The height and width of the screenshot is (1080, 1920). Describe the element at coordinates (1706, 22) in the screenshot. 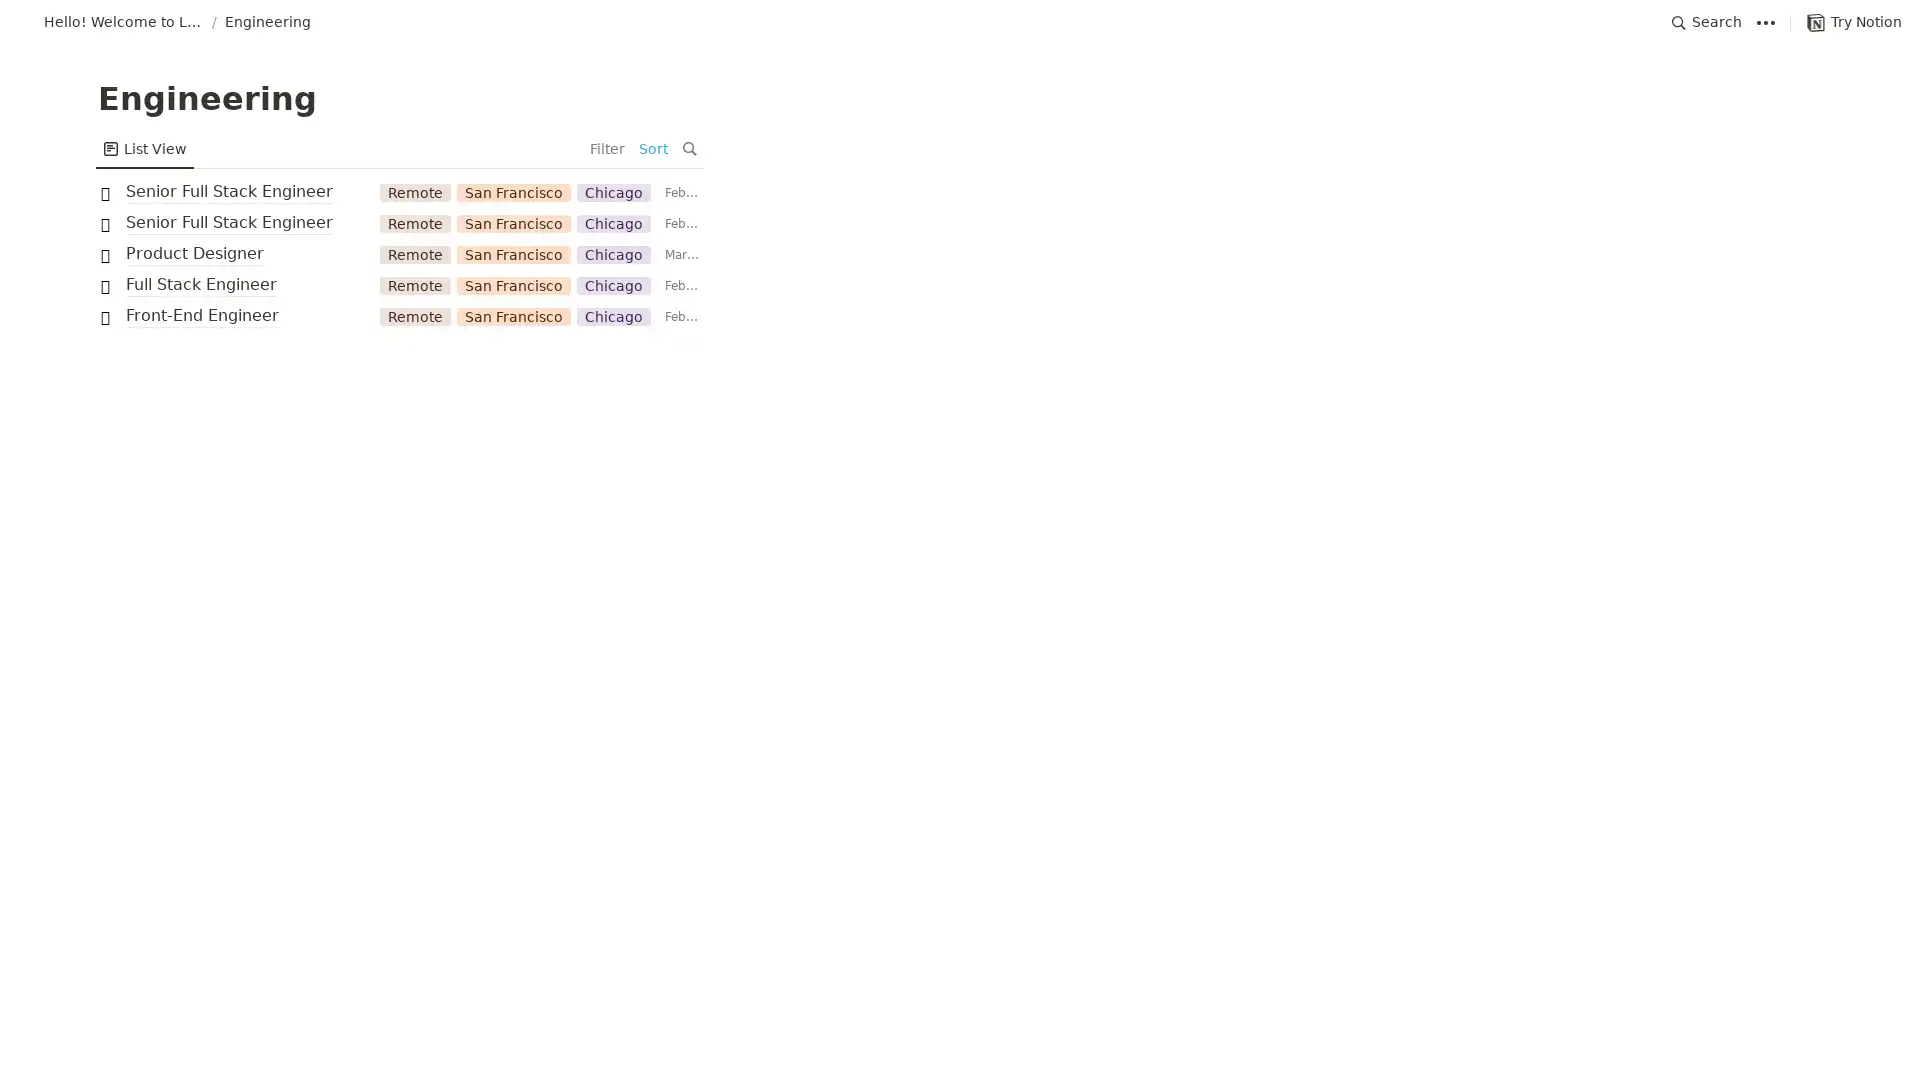

I see `Search` at that location.